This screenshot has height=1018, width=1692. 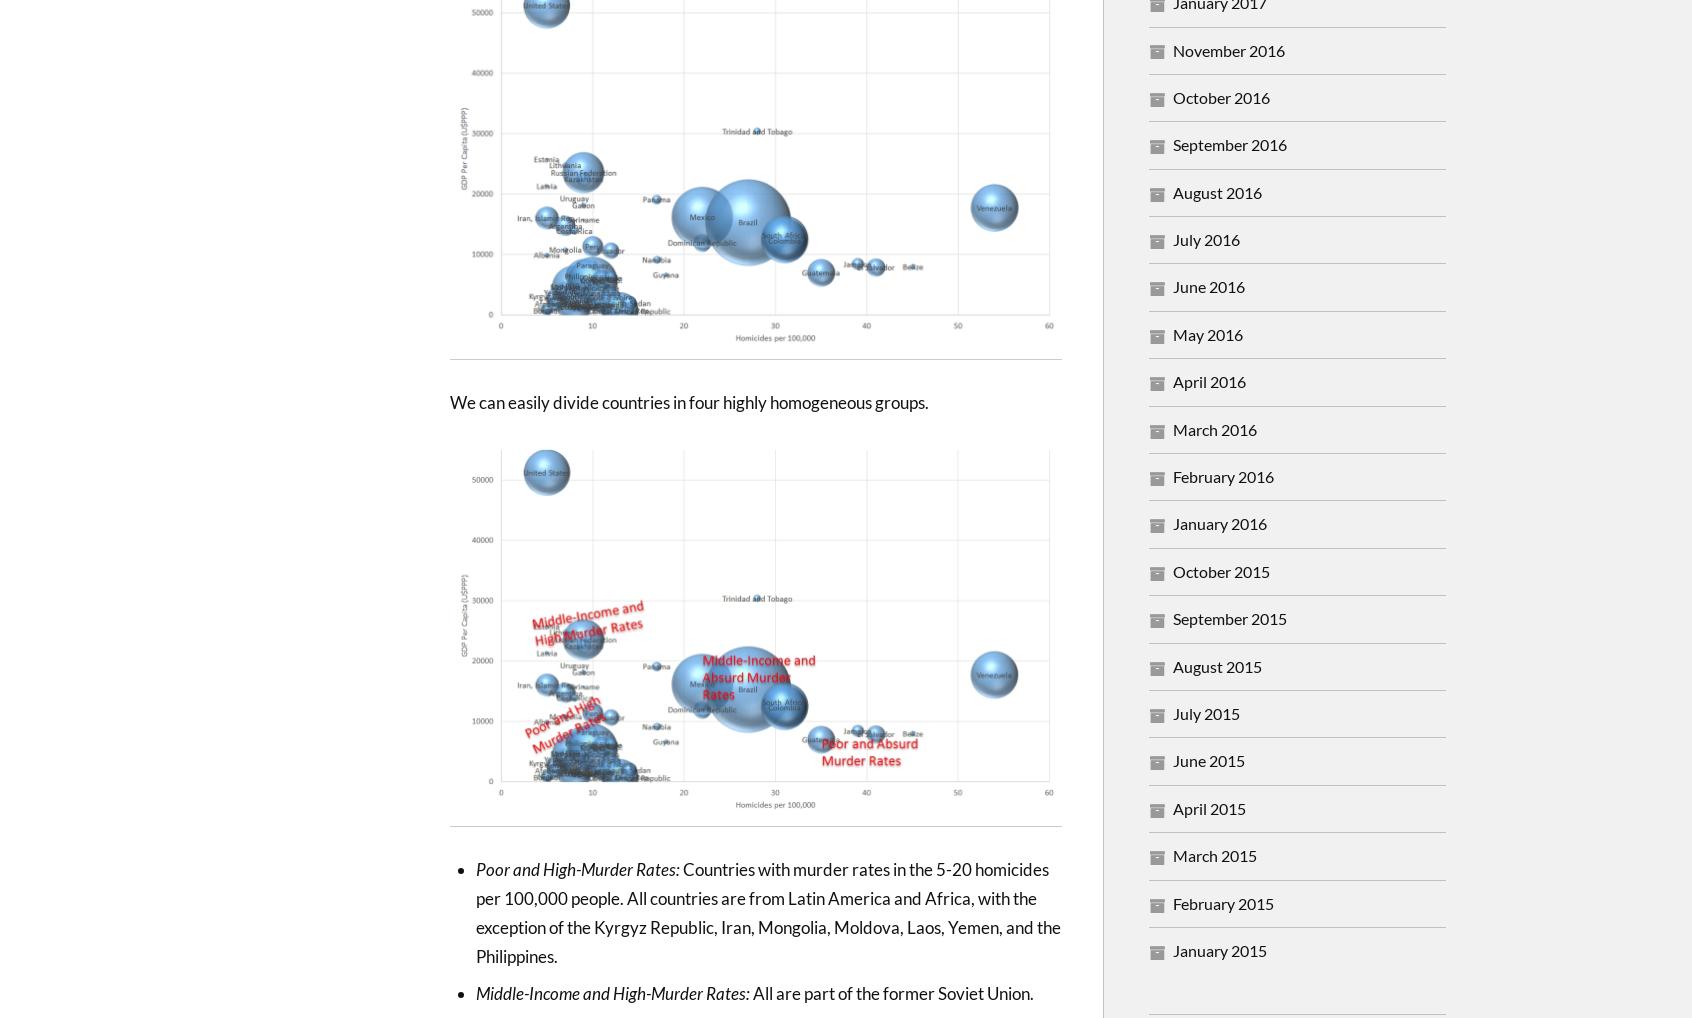 What do you see at coordinates (1223, 476) in the screenshot?
I see `'February 2016'` at bounding box center [1223, 476].